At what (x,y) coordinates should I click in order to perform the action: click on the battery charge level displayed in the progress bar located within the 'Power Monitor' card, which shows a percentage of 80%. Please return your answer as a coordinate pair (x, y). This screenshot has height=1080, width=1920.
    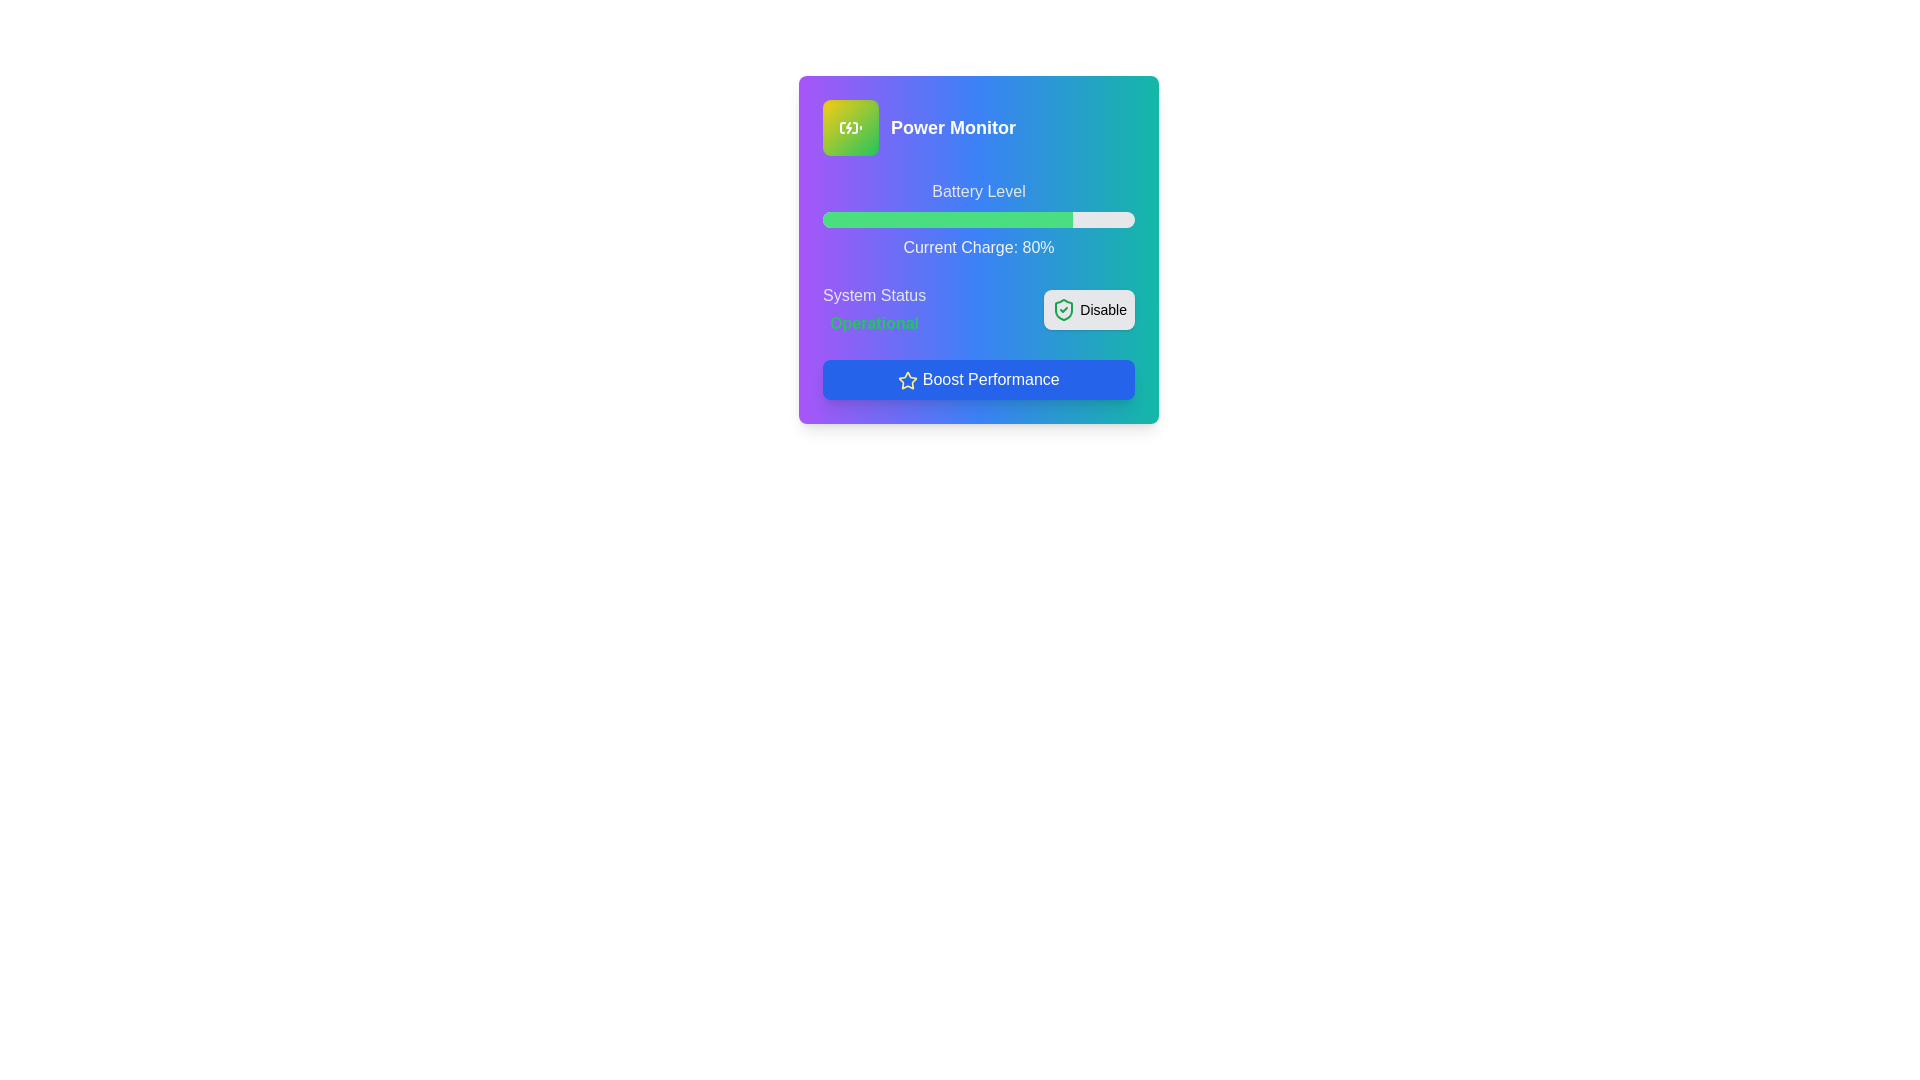
    Looking at the image, I should click on (979, 219).